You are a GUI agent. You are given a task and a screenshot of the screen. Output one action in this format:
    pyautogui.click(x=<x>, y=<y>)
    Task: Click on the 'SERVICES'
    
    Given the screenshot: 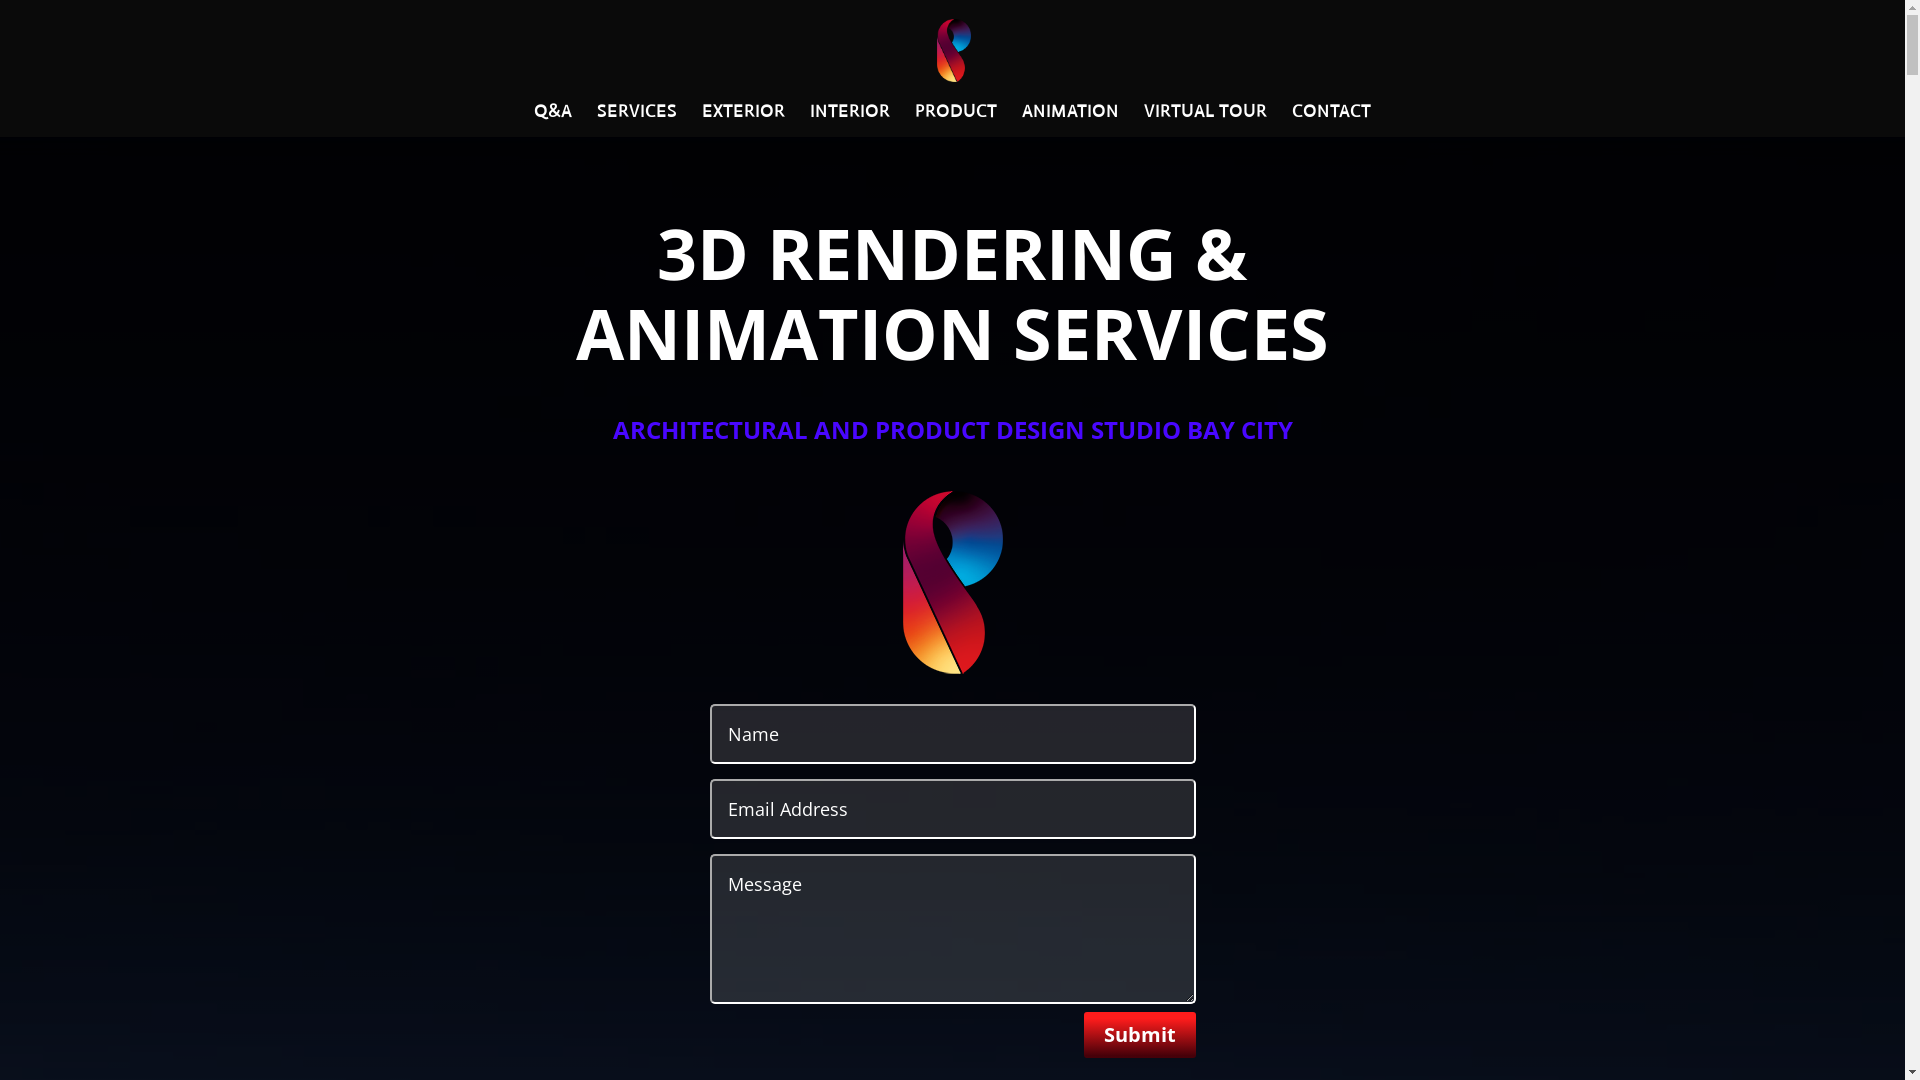 What is the action you would take?
    pyautogui.click(x=636, y=120)
    